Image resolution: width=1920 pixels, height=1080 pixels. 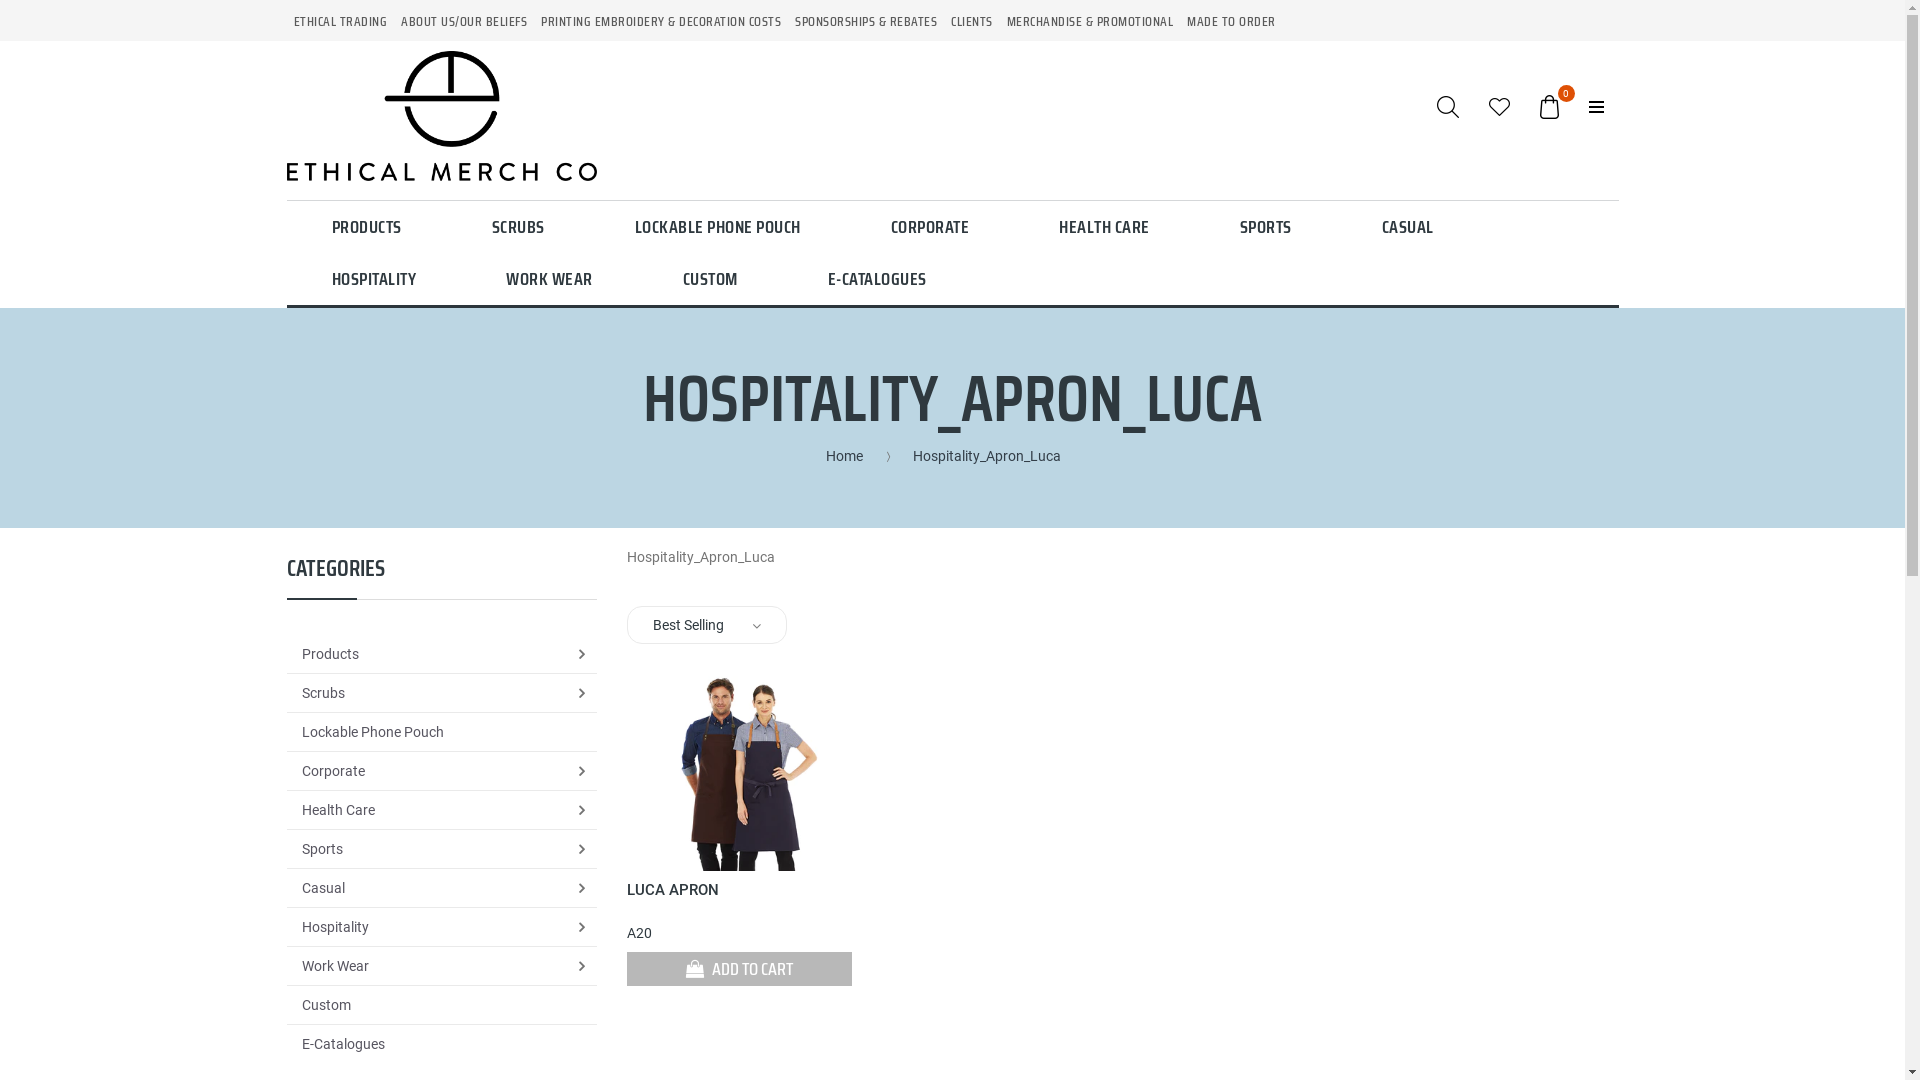 I want to click on 'CUSTOM', so click(x=710, y=278).